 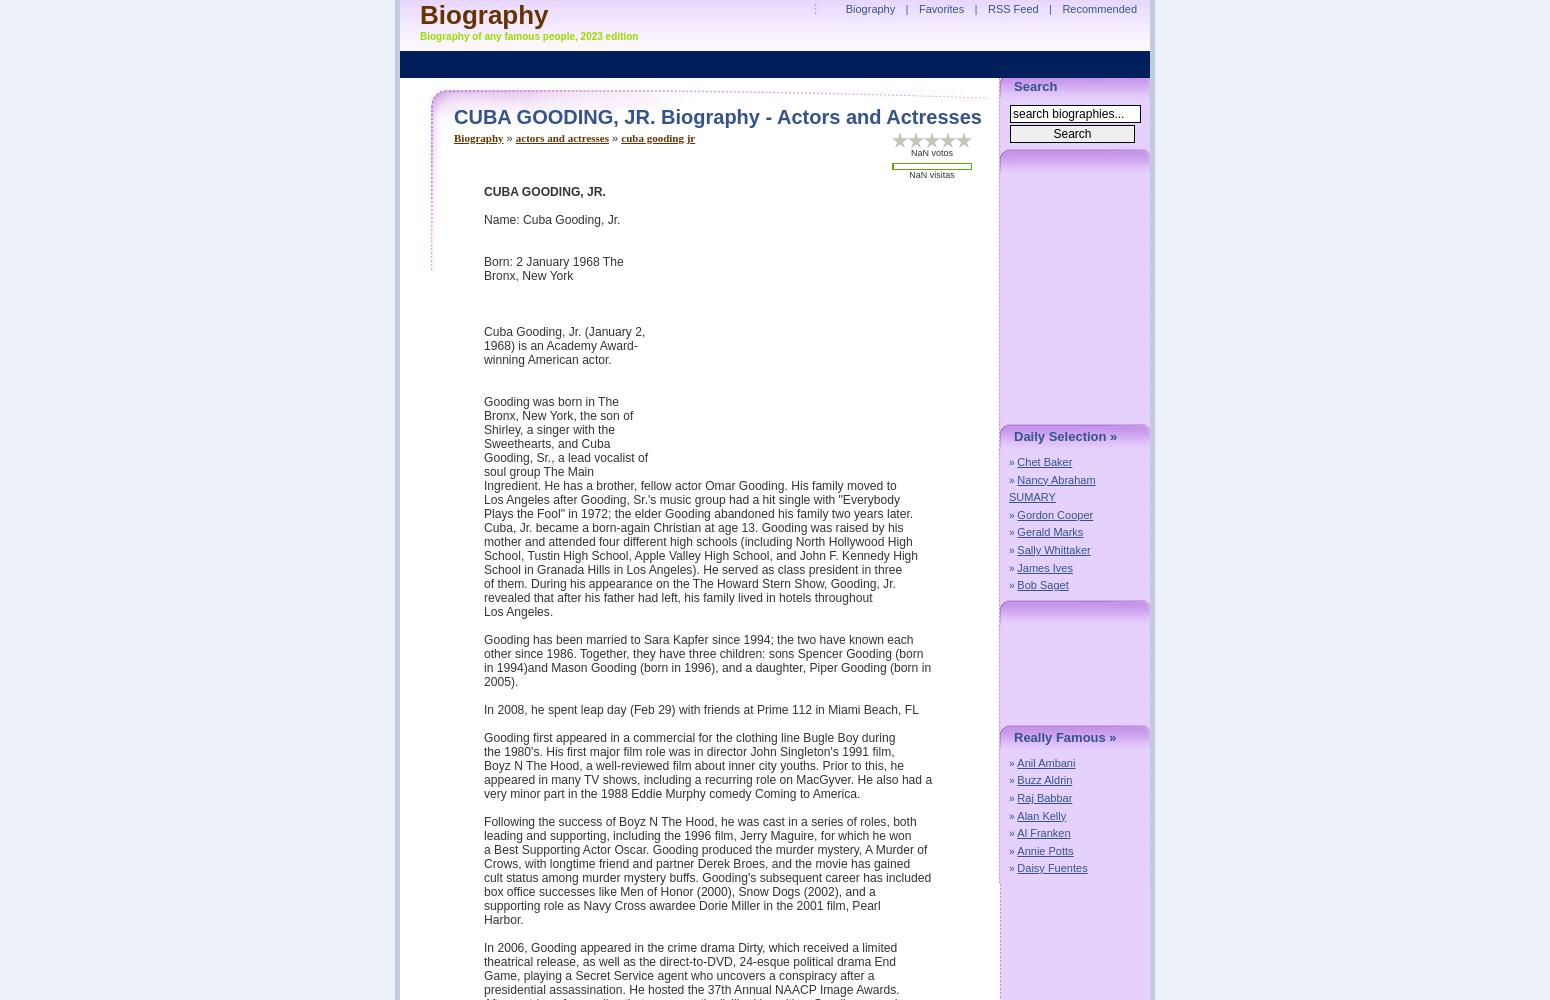 I want to click on 'In 2008, he spent leap day (Feb 29) with friends at Prime 112 in Miami Beach, FL', so click(x=713, y=709).